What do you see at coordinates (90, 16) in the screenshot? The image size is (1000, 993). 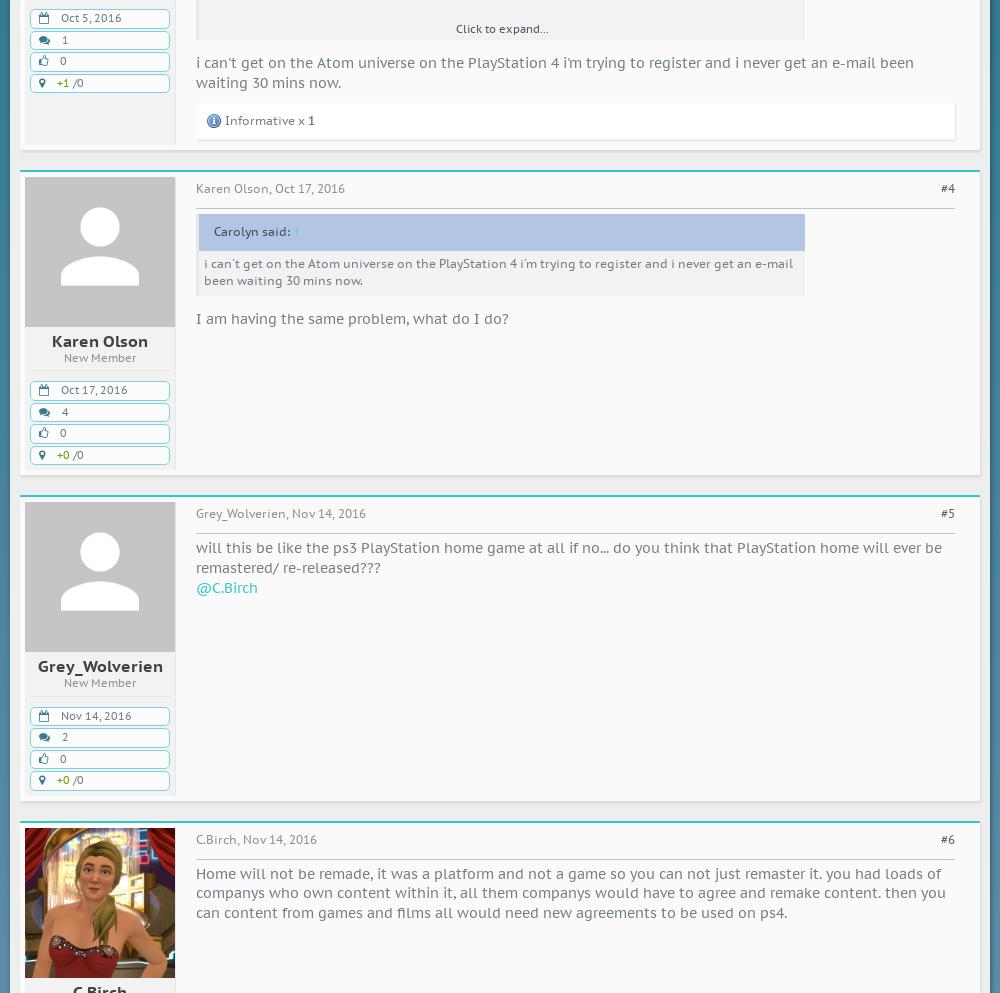 I see `'Oct 5, 2016'` at bounding box center [90, 16].